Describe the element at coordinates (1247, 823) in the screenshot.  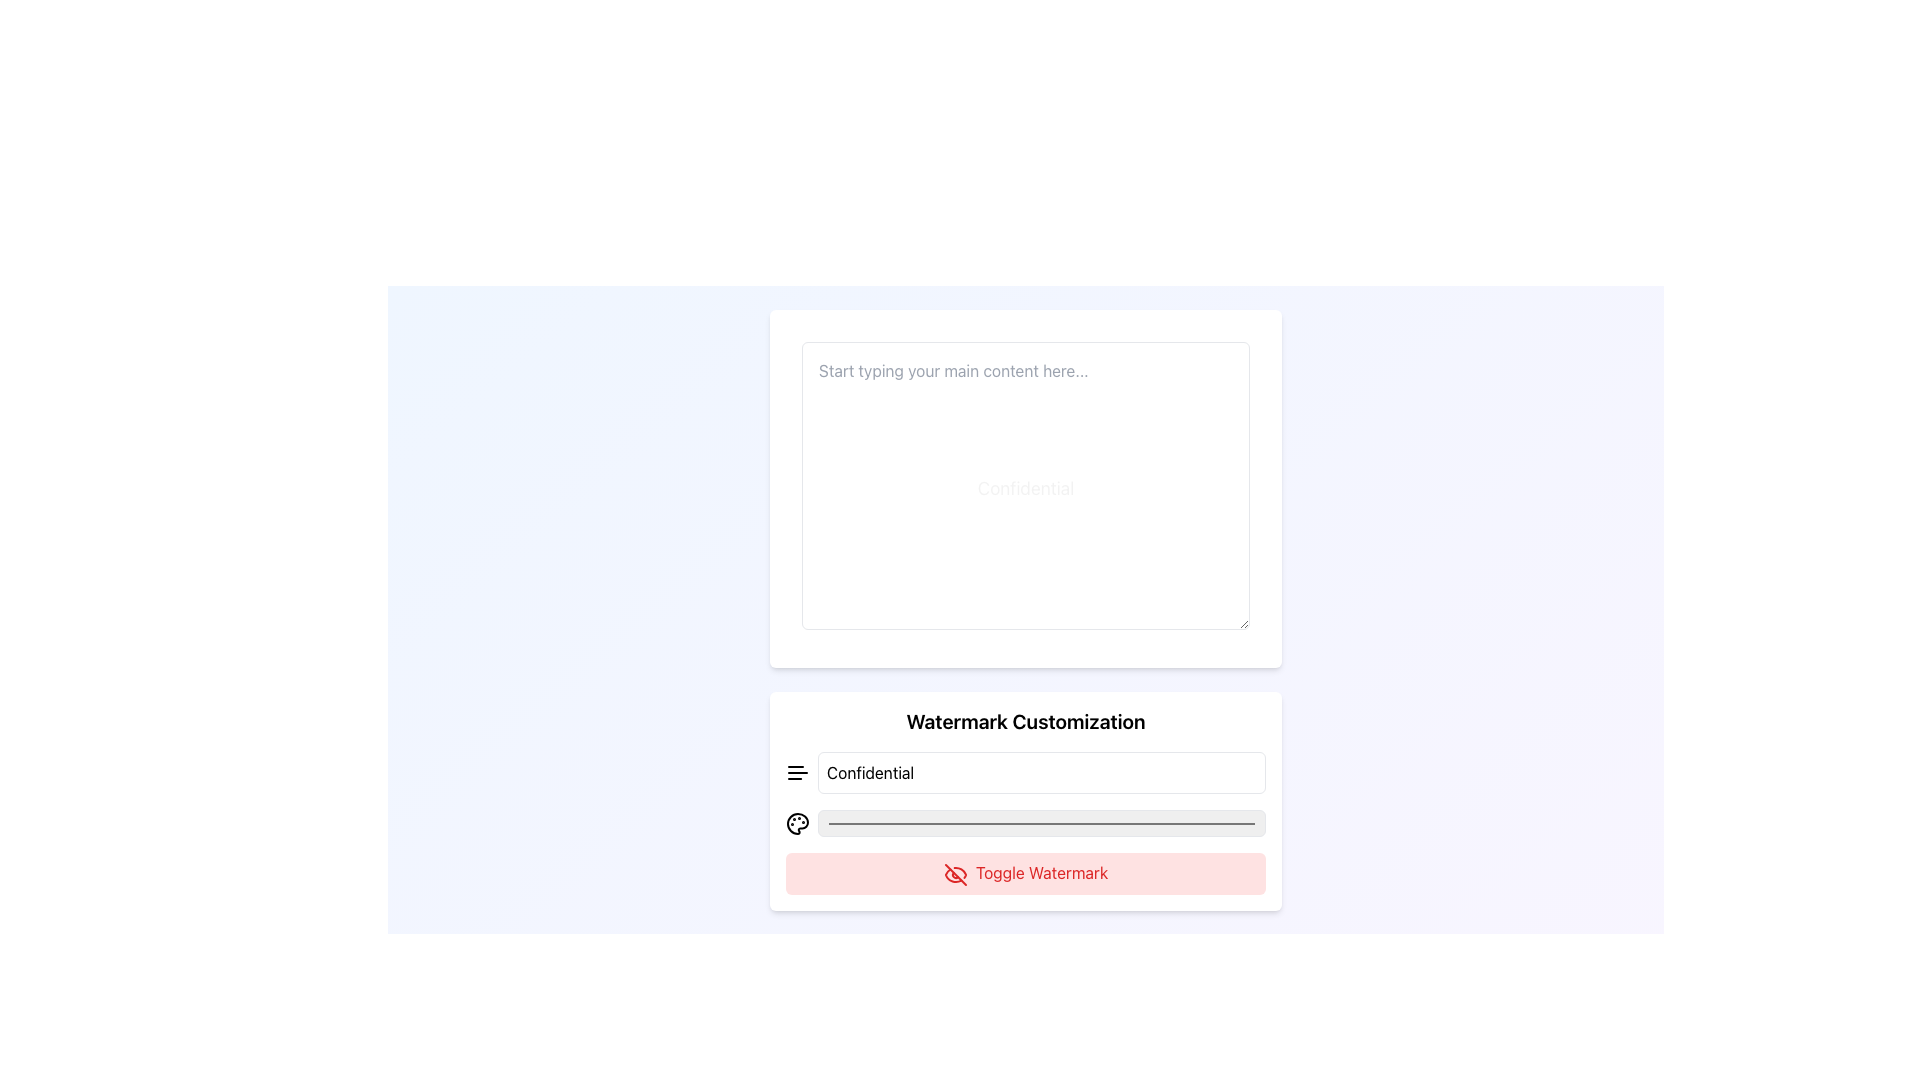
I see `the color slider` at that location.